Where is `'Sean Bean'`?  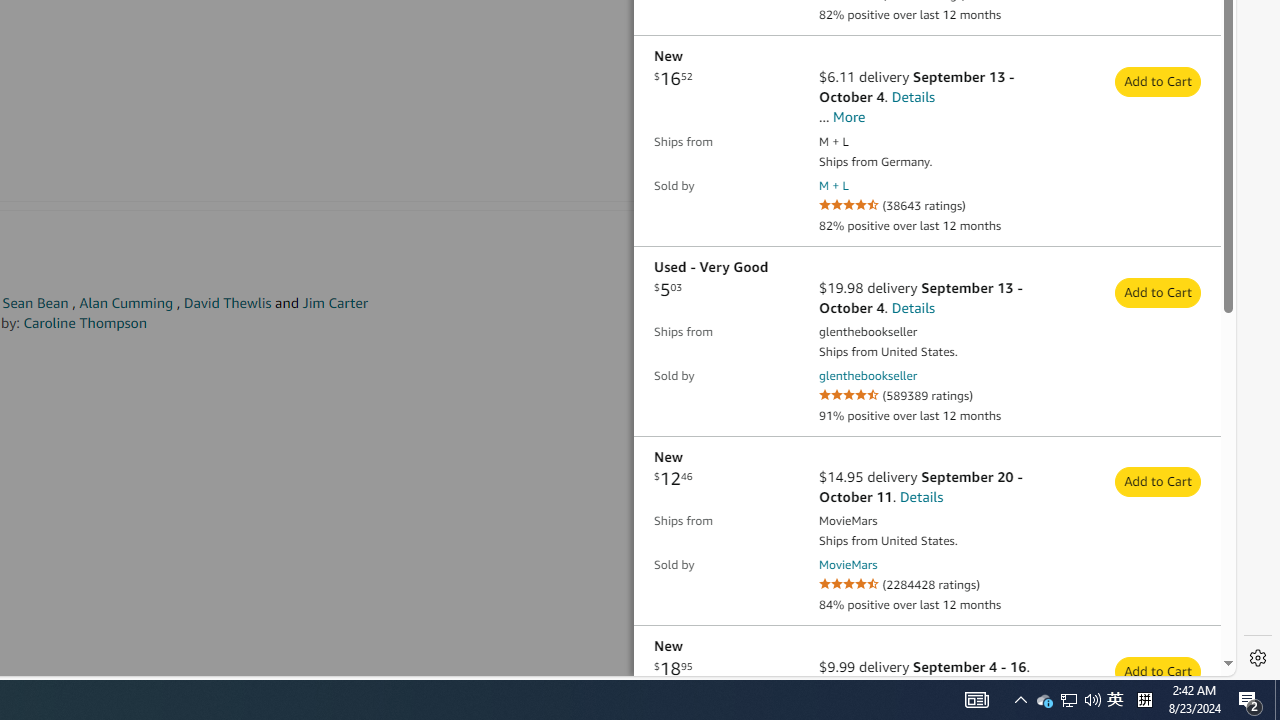
'Sean Bean' is located at coordinates (35, 303).